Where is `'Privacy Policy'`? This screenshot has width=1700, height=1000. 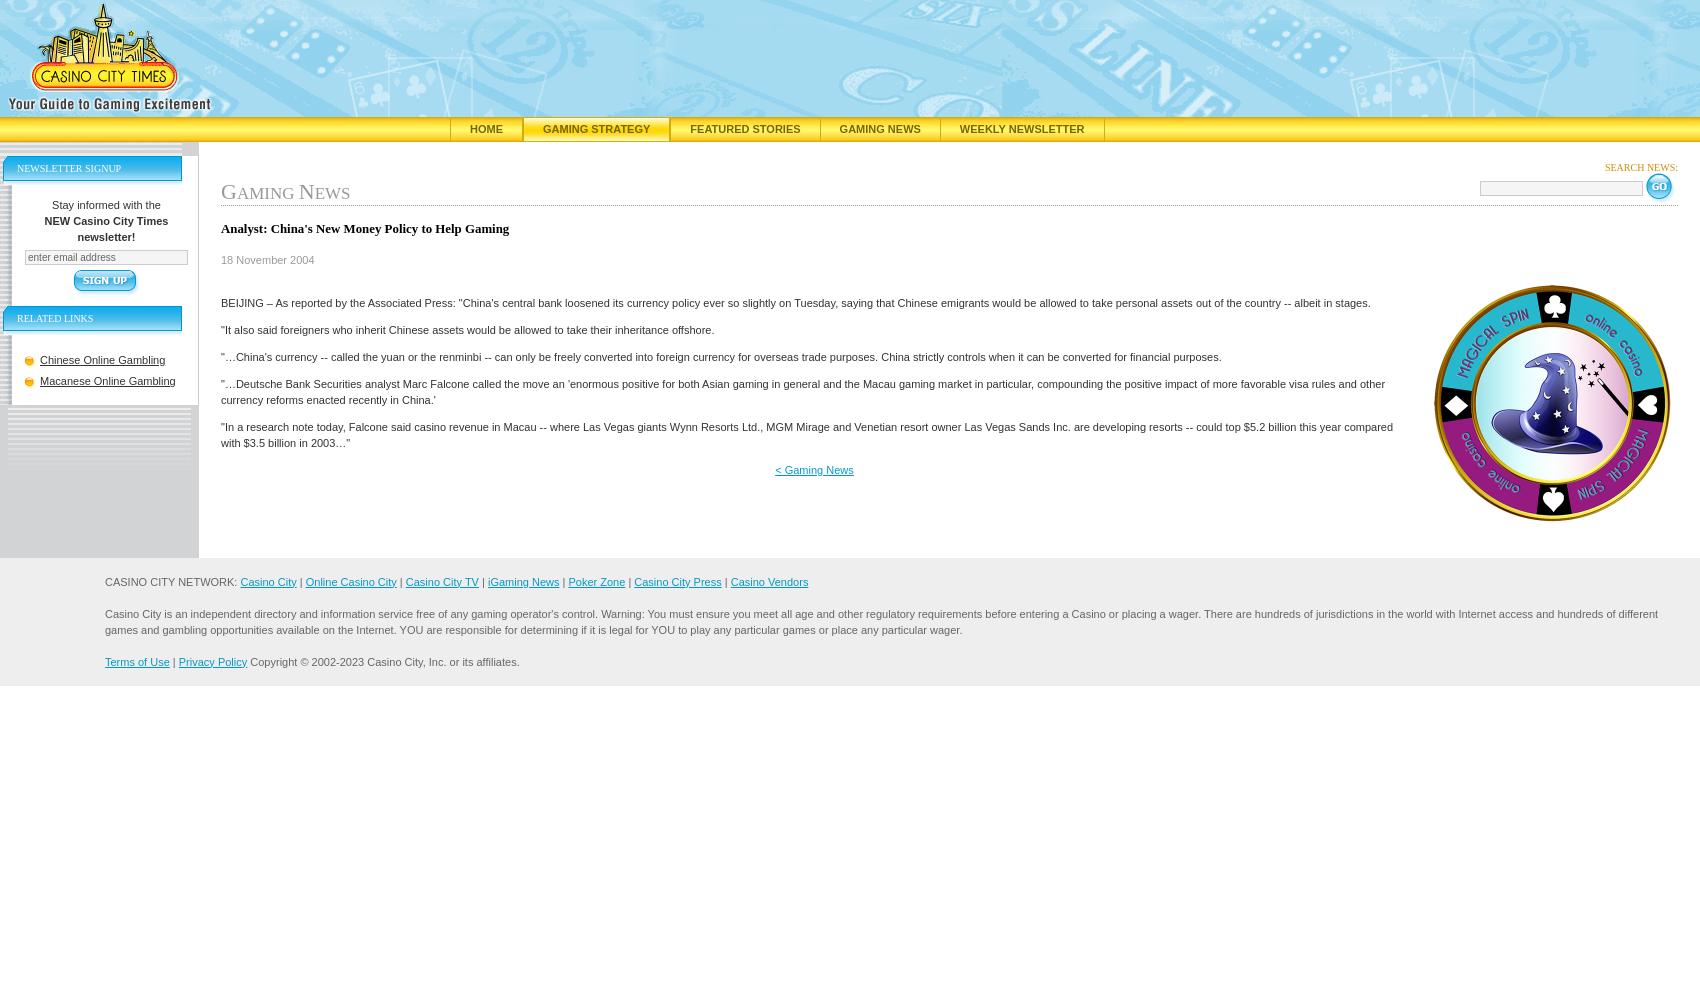 'Privacy Policy' is located at coordinates (211, 661).